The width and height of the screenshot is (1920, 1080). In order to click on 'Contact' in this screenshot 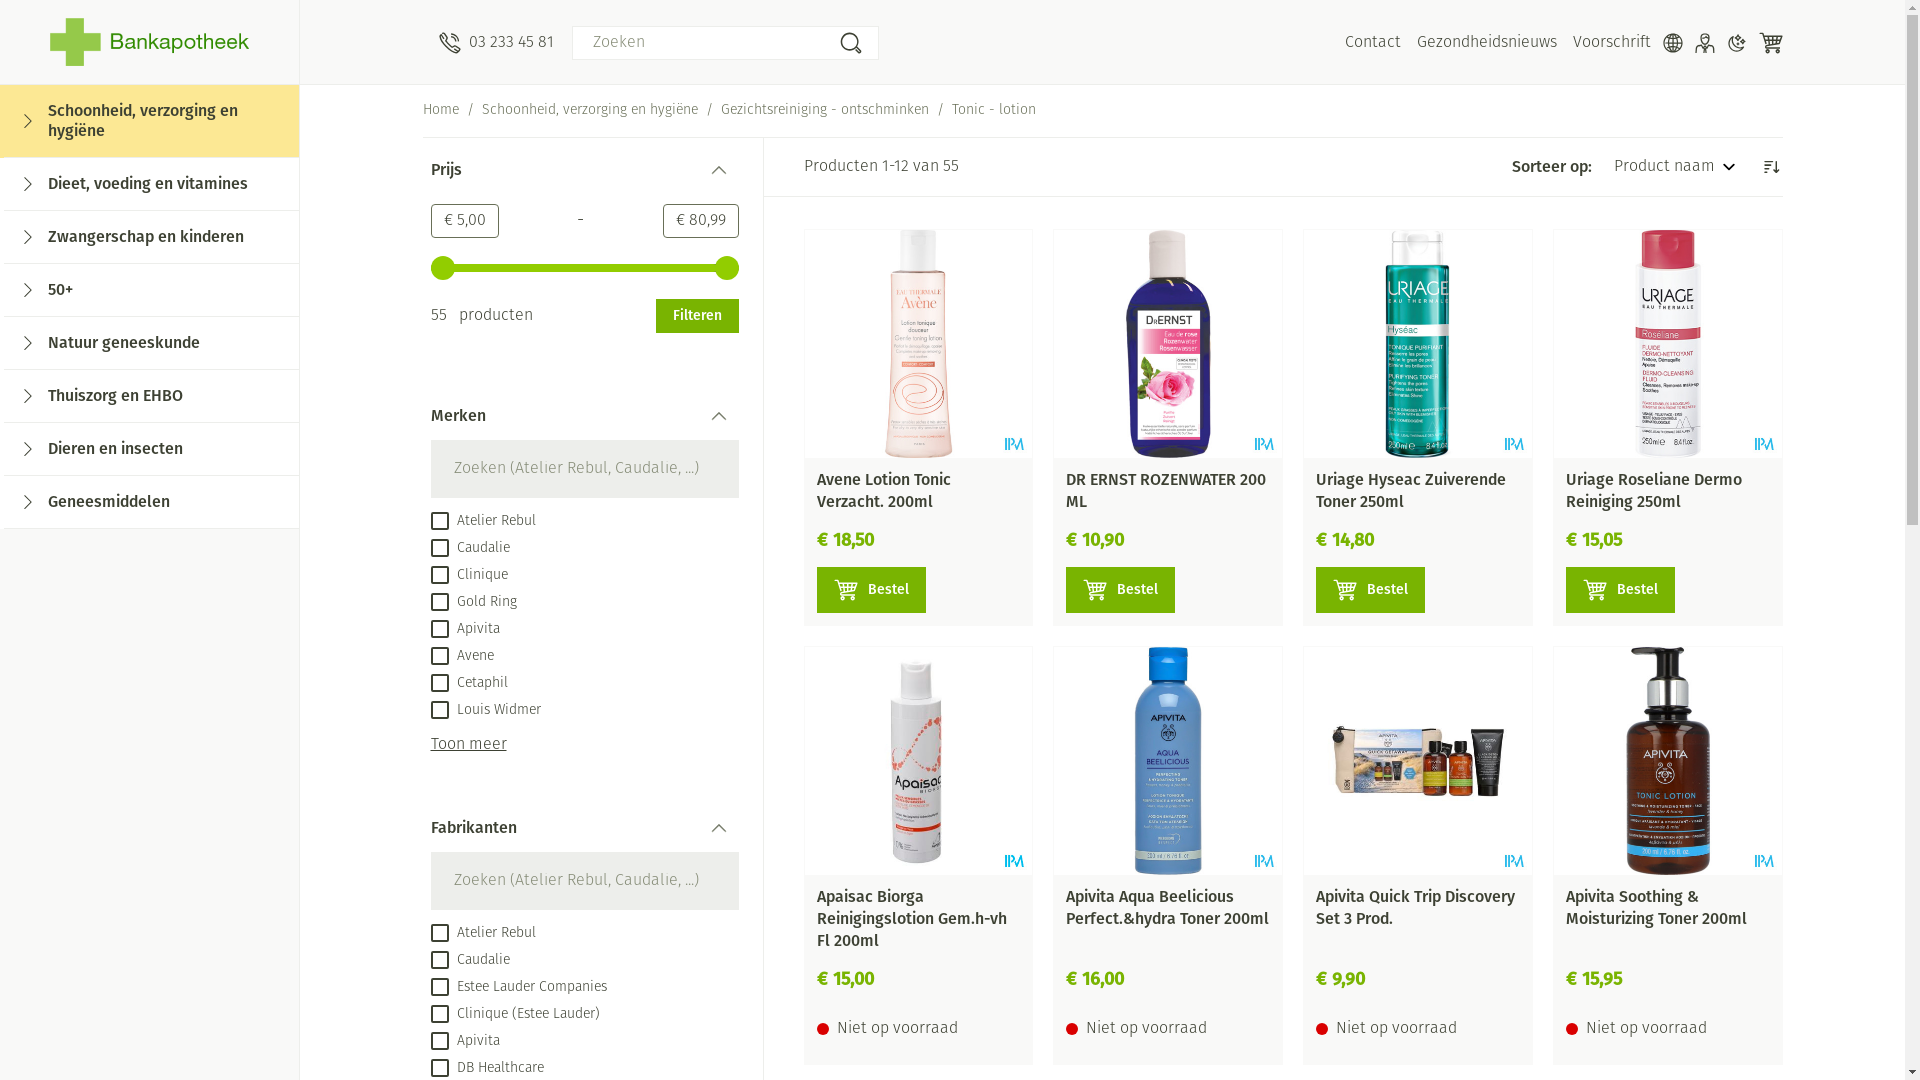, I will do `click(1371, 42)`.